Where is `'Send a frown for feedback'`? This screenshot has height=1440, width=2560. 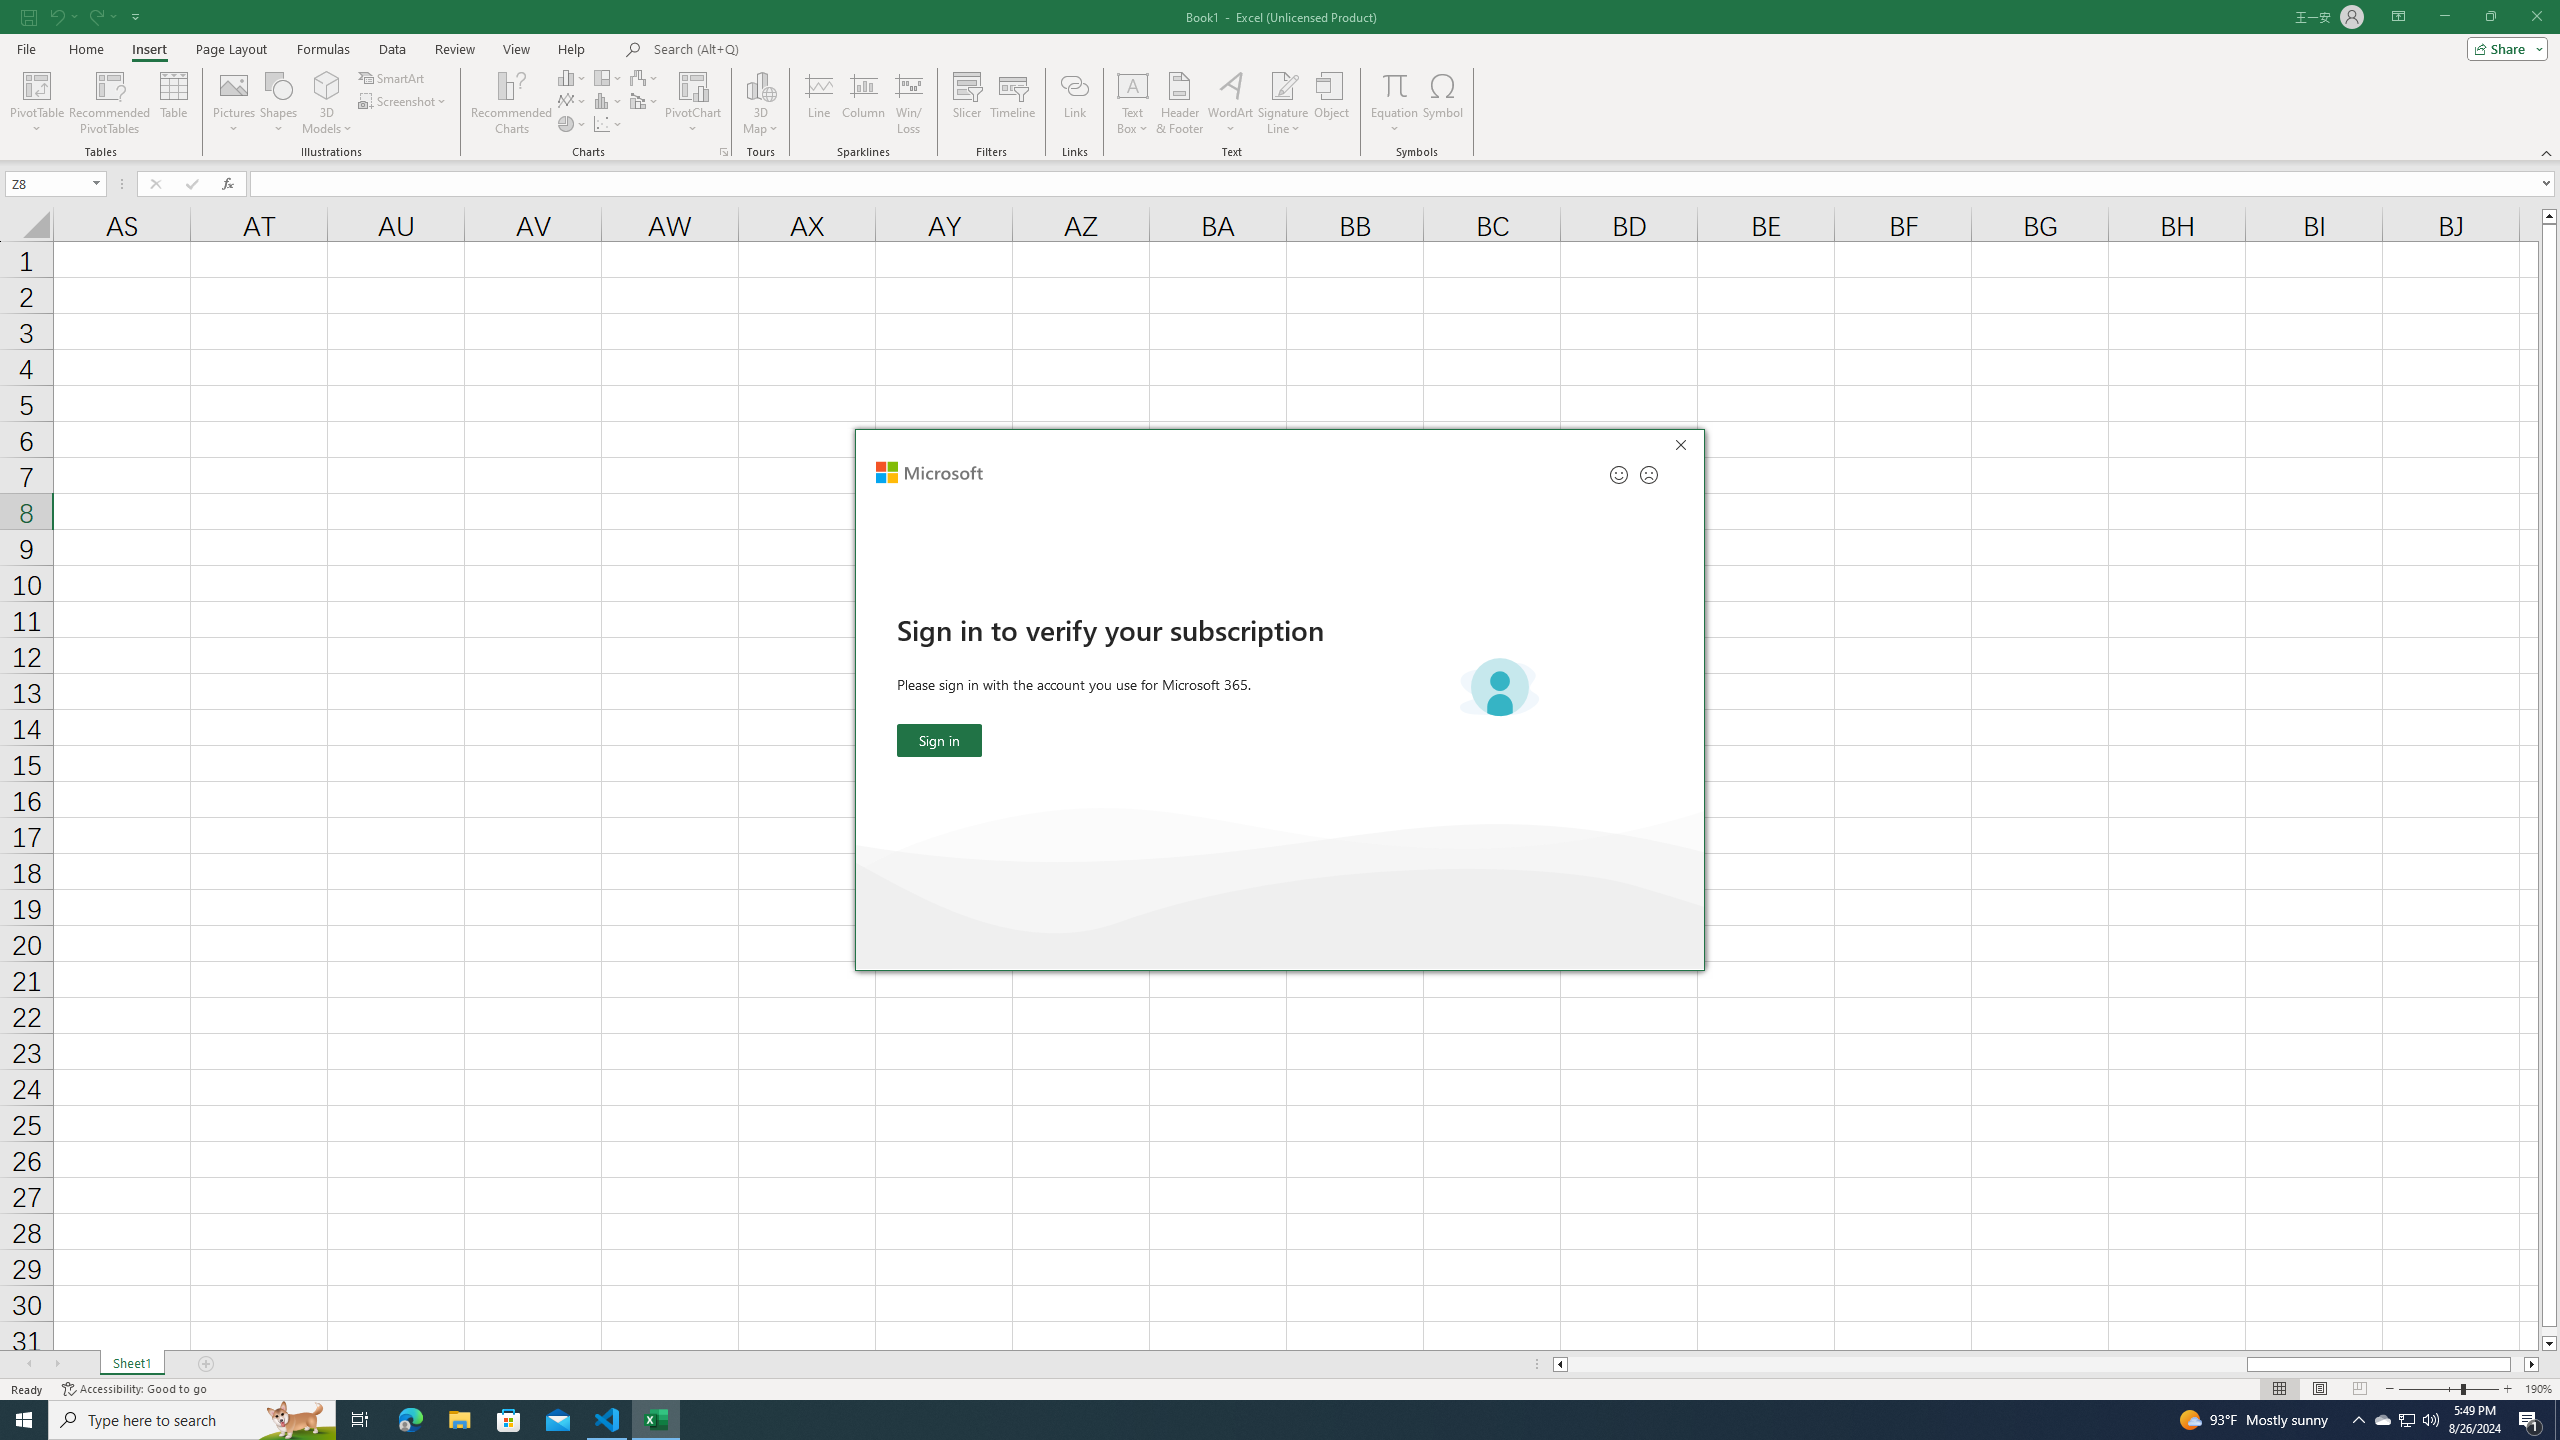
'Send a frown for feedback' is located at coordinates (1647, 474).